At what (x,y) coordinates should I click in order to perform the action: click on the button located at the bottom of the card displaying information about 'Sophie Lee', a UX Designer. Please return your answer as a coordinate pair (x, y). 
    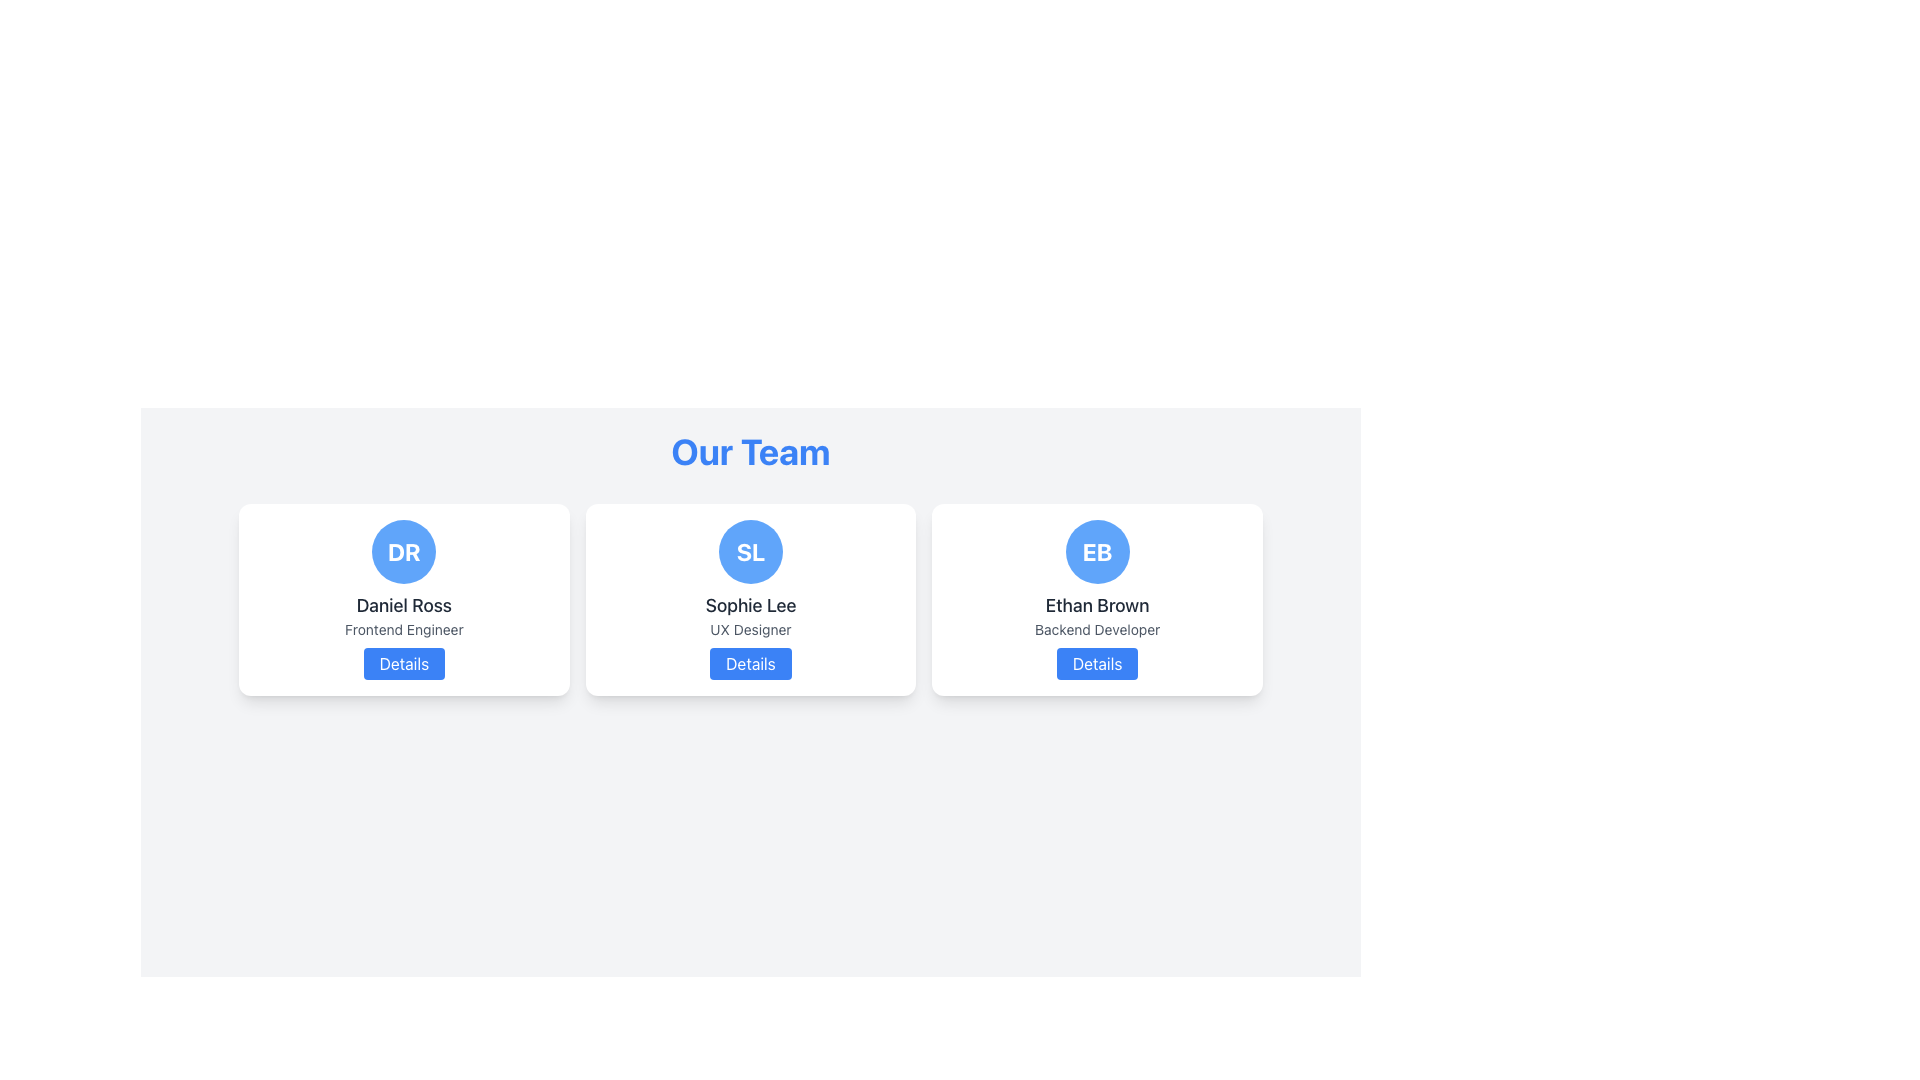
    Looking at the image, I should click on (749, 663).